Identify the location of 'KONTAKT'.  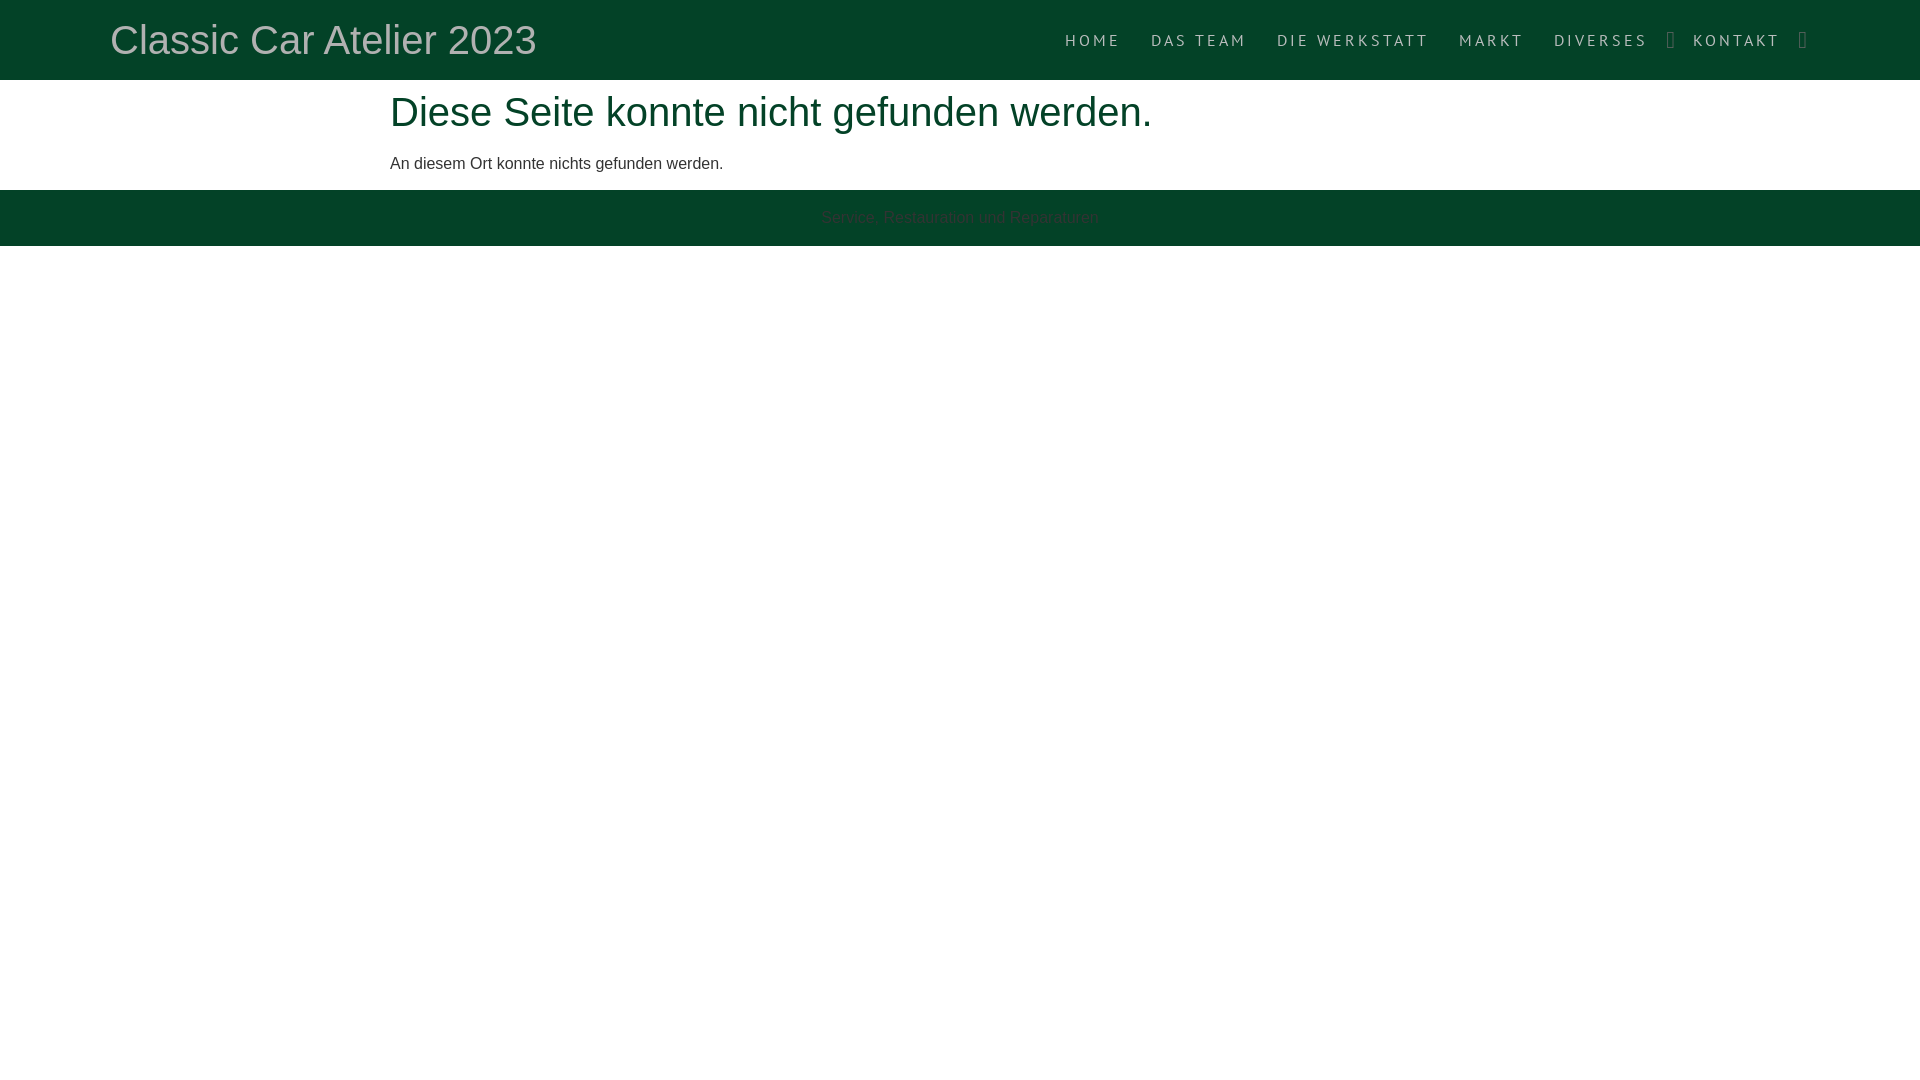
(1735, 39).